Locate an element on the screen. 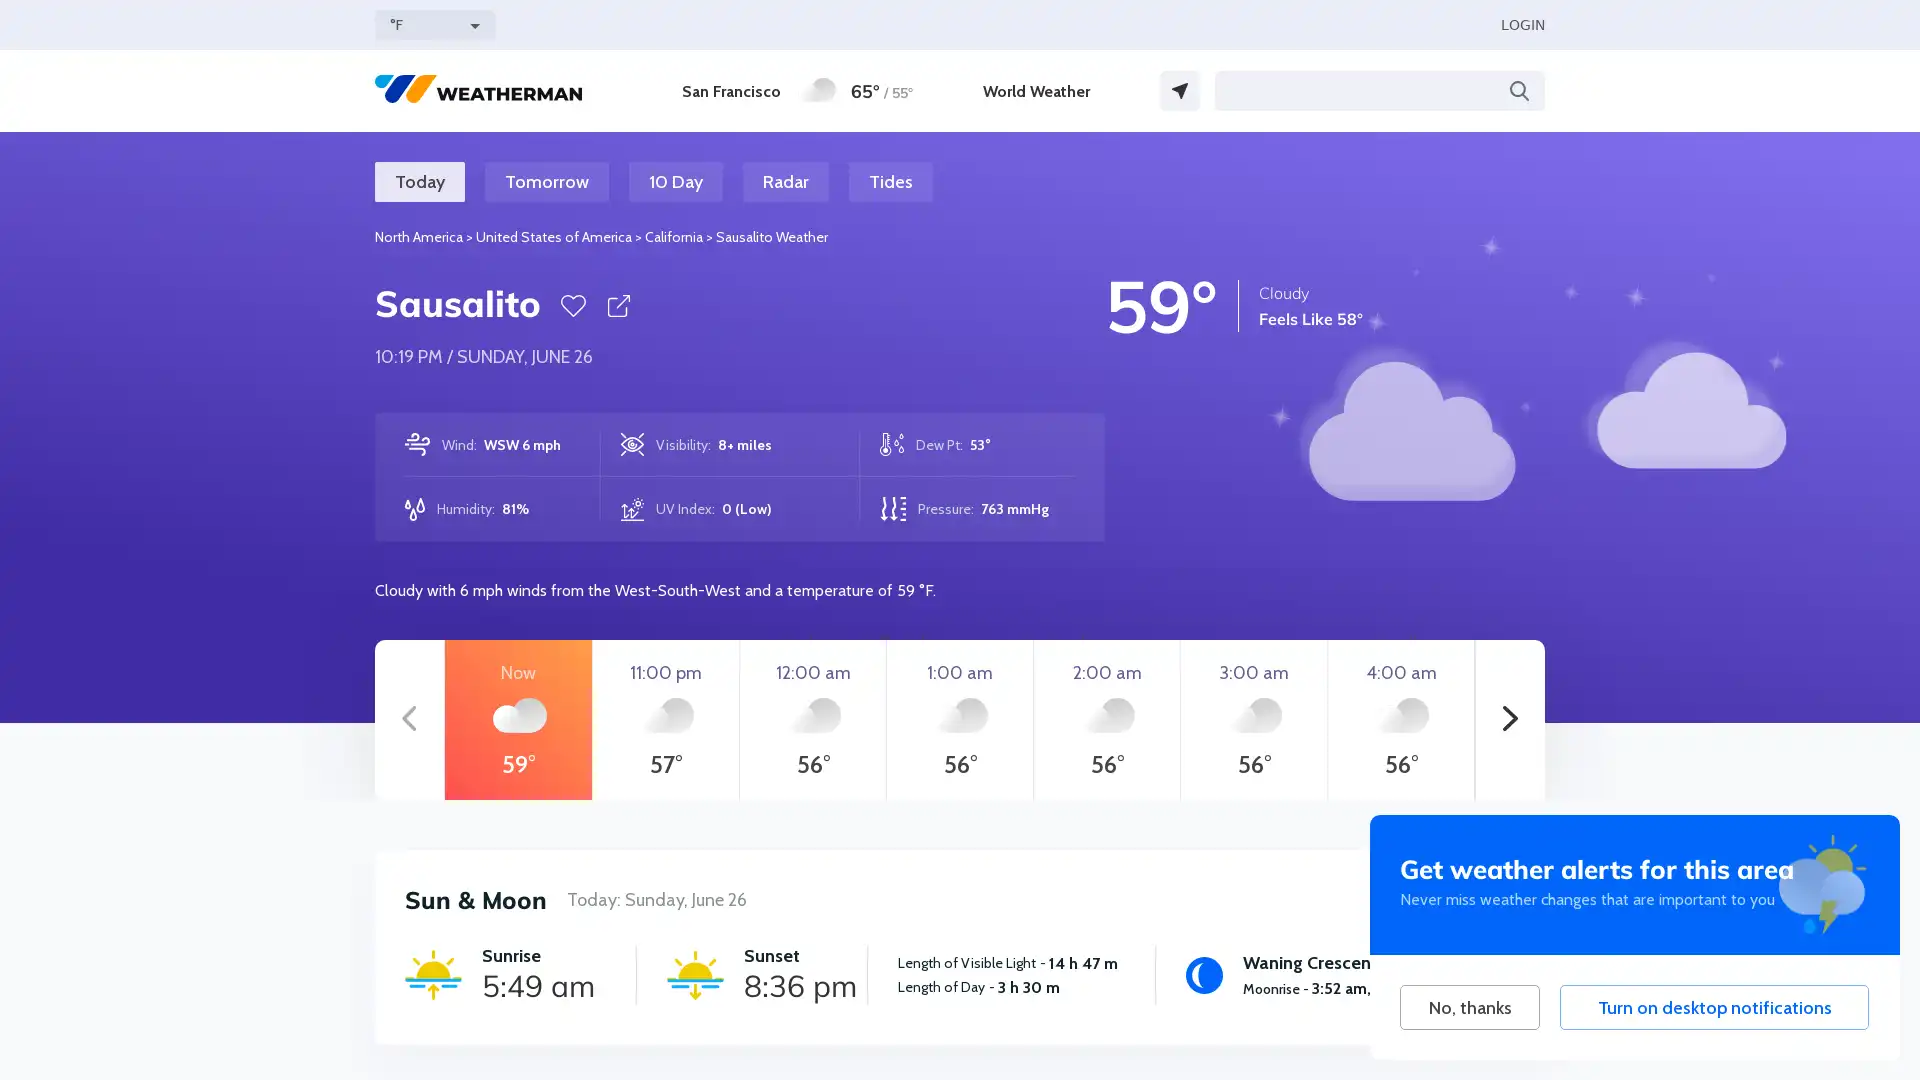 Image resolution: width=1920 pixels, height=1080 pixels. GPS Location is located at coordinates (1180, 91).